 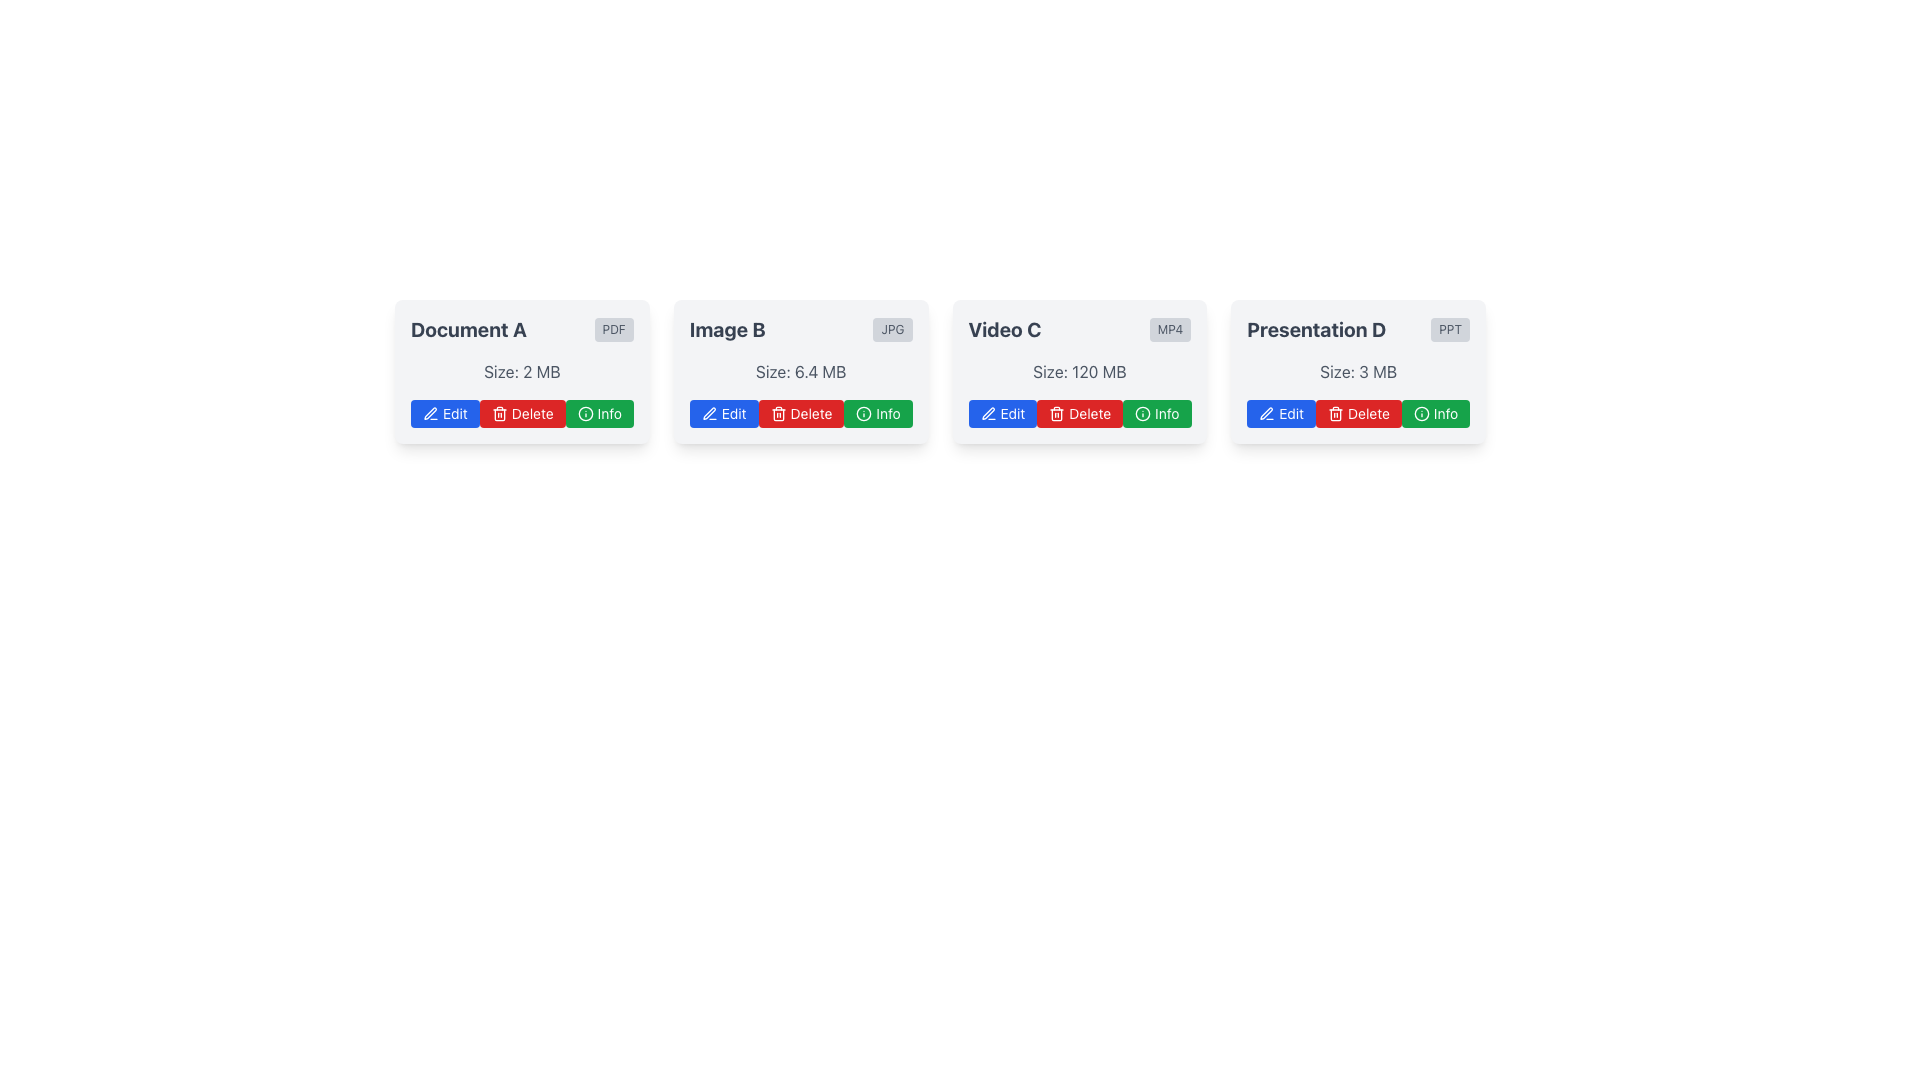 What do you see at coordinates (801, 412) in the screenshot?
I see `the 'Delete' button in the button group located below the text 'Size: 6.4 MB' on the card labeled 'Image B'` at bounding box center [801, 412].